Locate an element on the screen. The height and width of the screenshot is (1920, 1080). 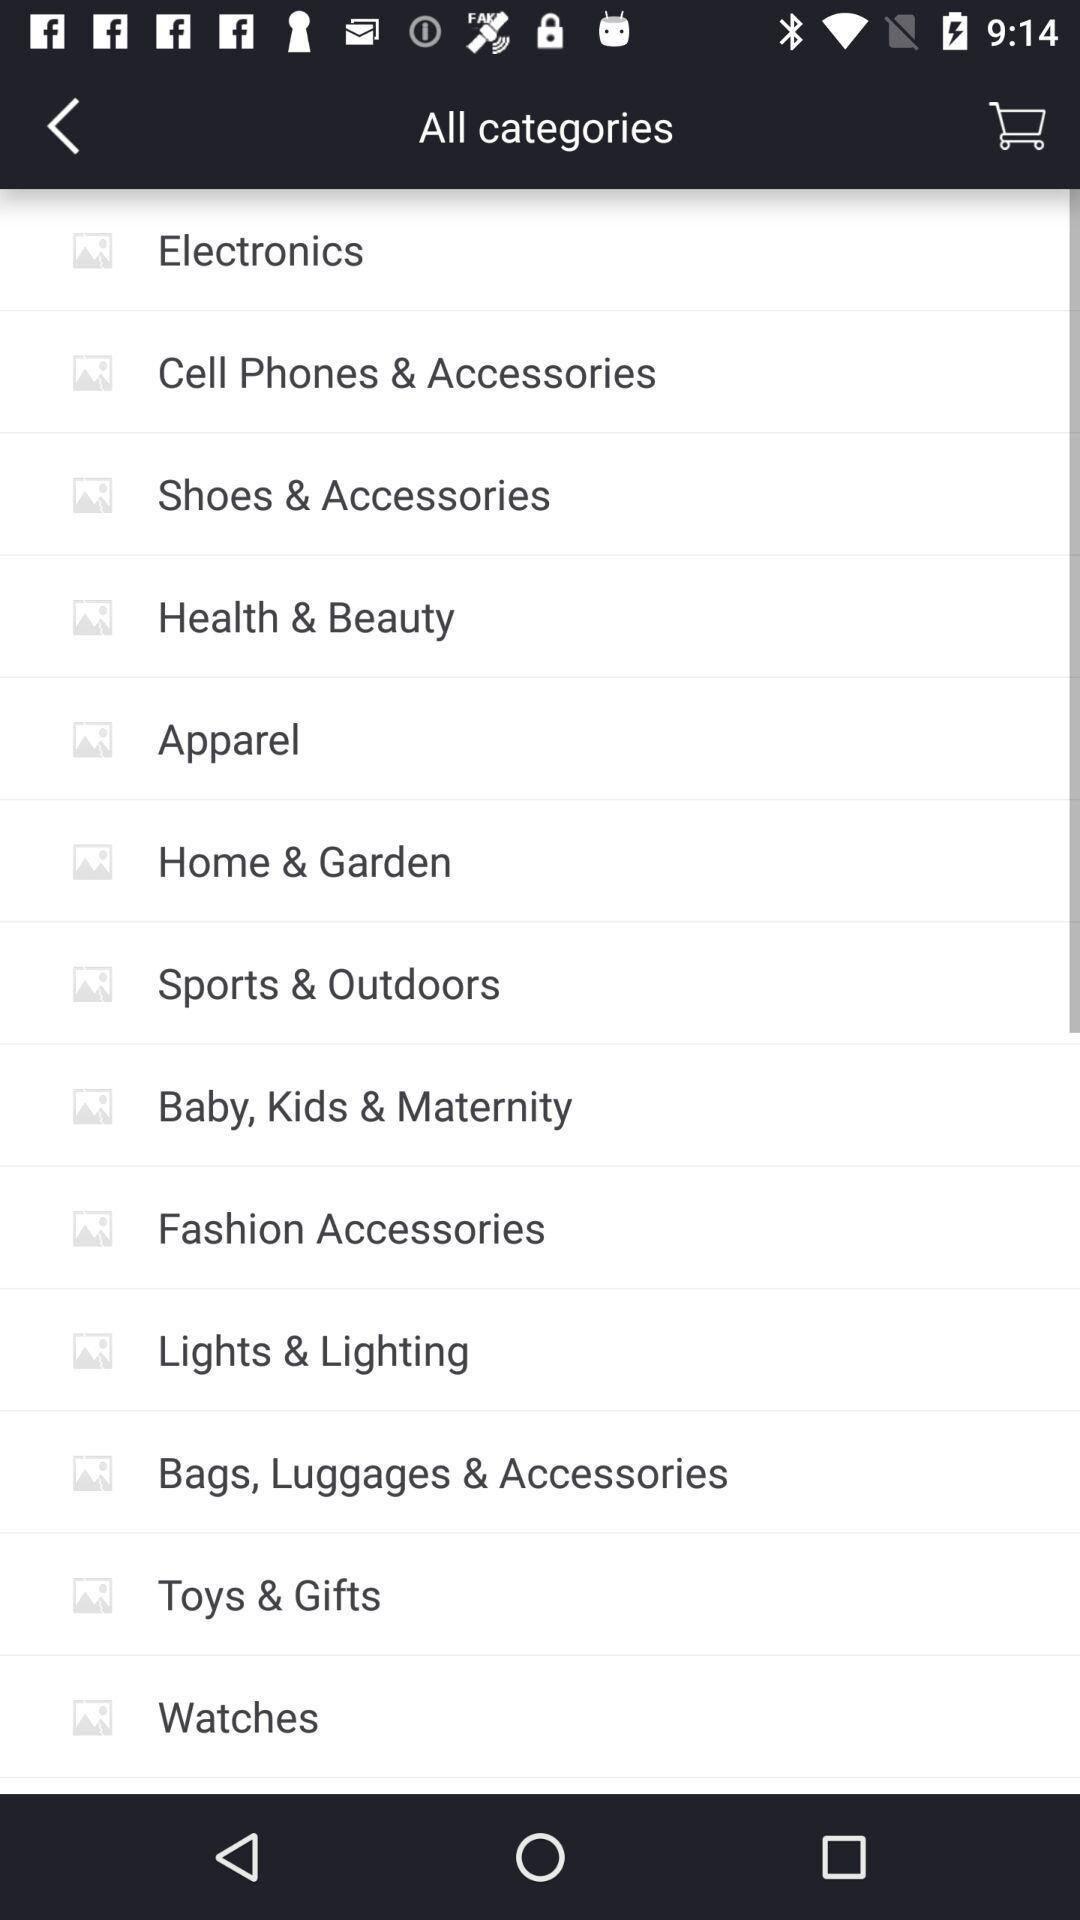
the cart icon is located at coordinates (1017, 124).